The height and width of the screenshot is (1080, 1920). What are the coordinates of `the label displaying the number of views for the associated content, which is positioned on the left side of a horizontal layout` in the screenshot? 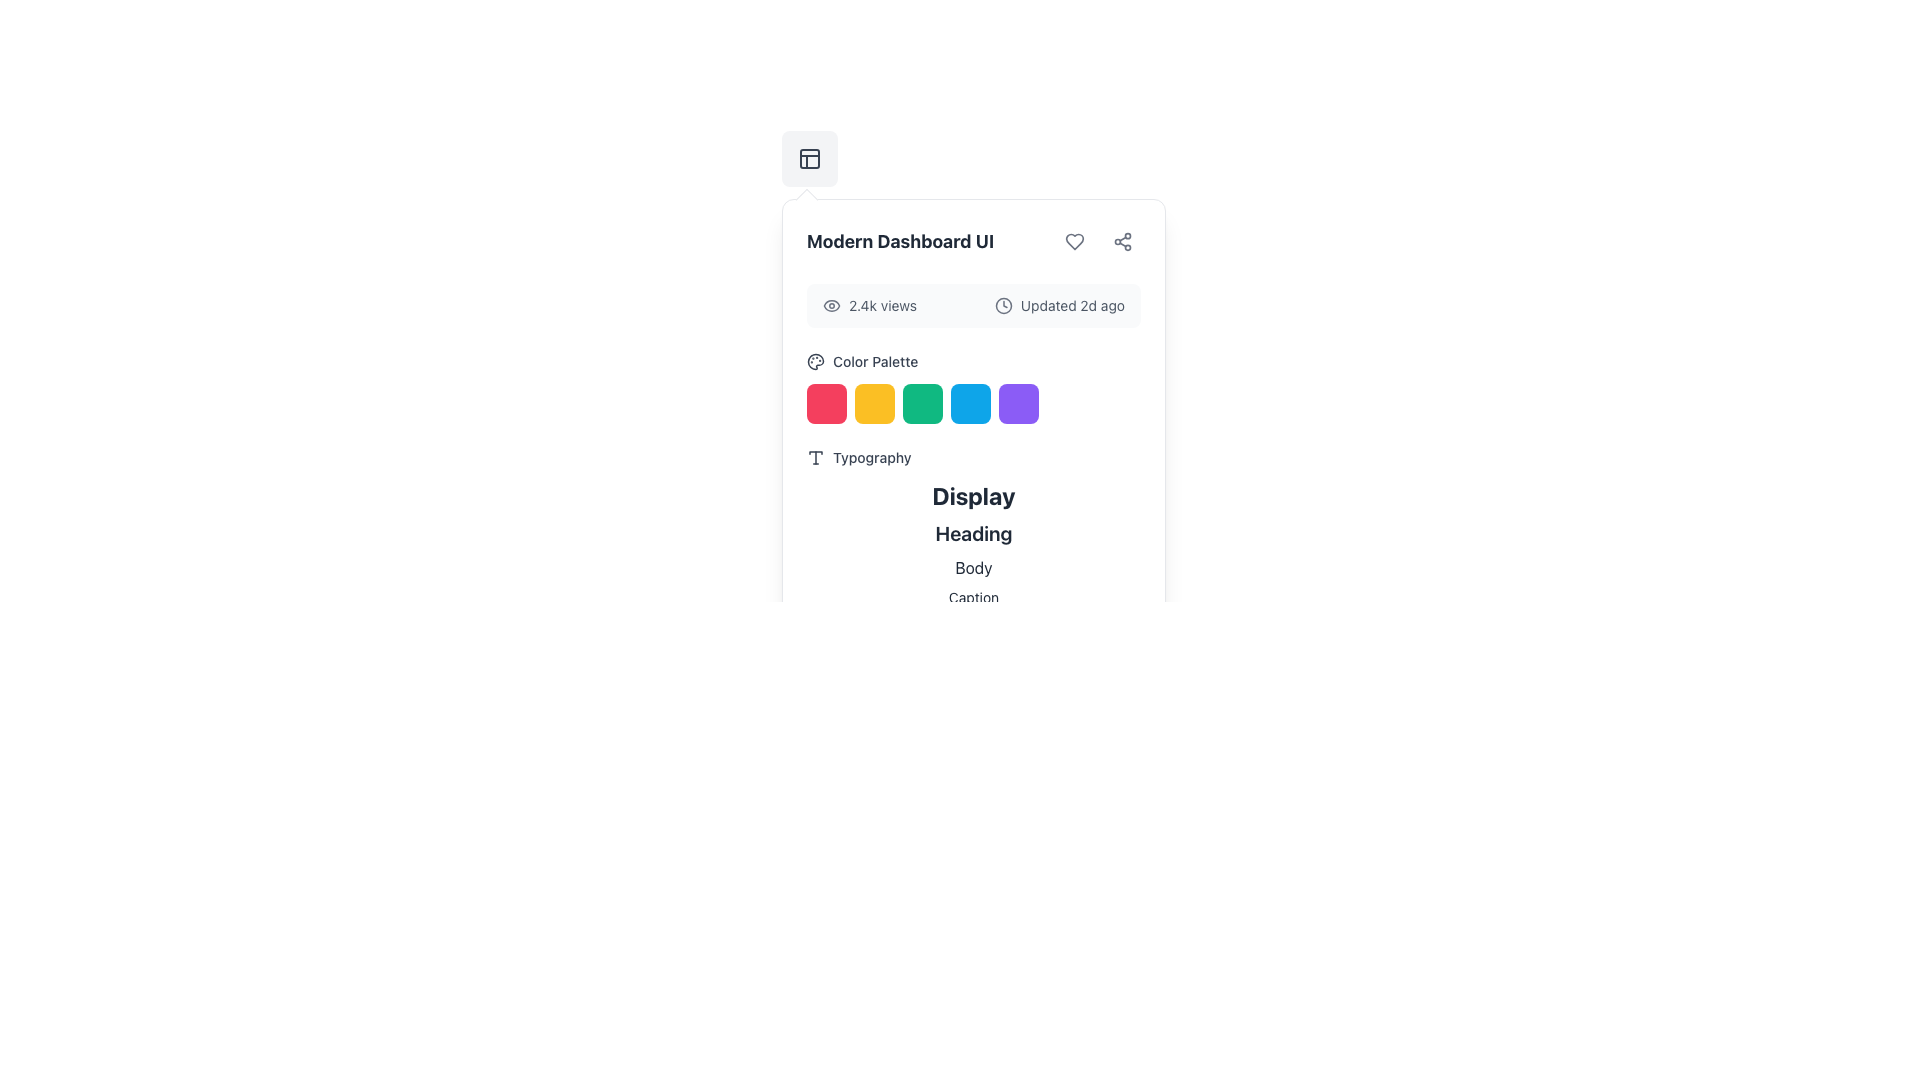 It's located at (869, 305).